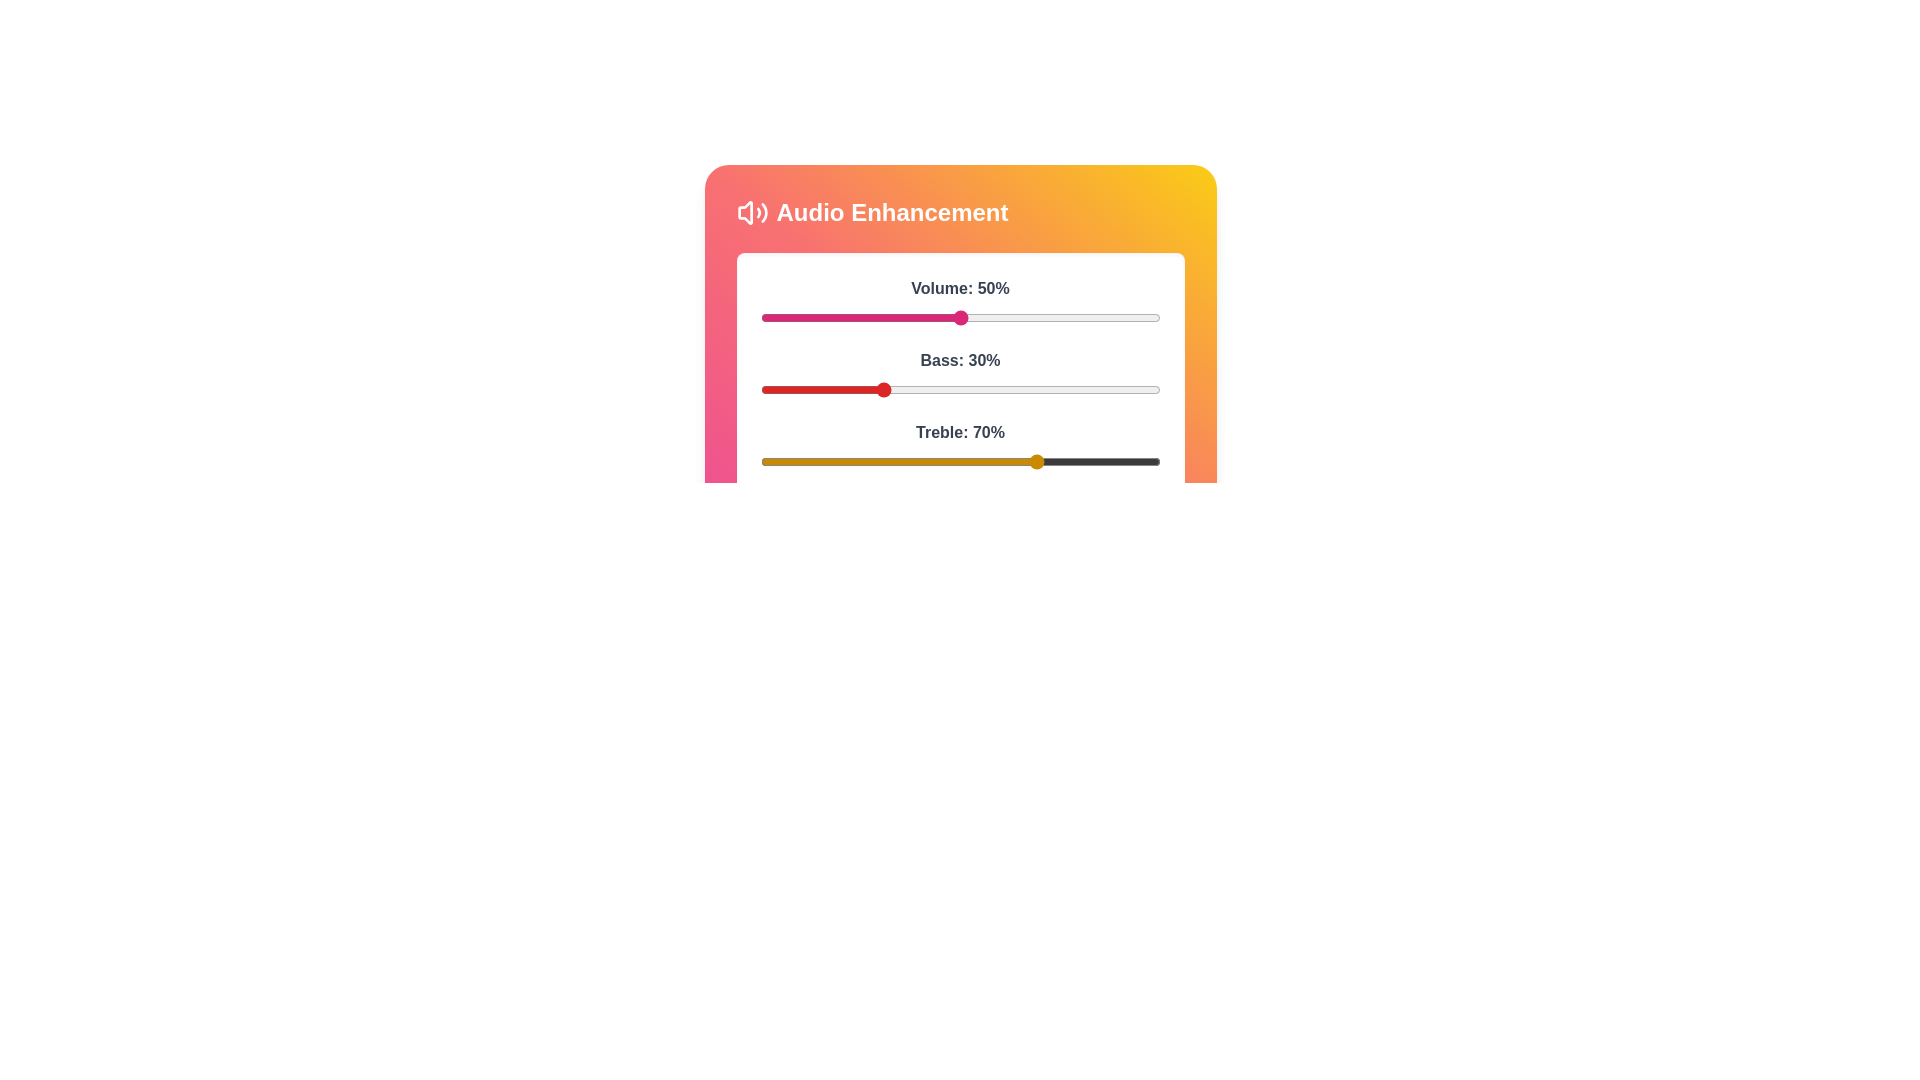  What do you see at coordinates (960, 316) in the screenshot?
I see `the circular pink thumb of the horizontal volume slider, labeled 'Volume: 50%'` at bounding box center [960, 316].